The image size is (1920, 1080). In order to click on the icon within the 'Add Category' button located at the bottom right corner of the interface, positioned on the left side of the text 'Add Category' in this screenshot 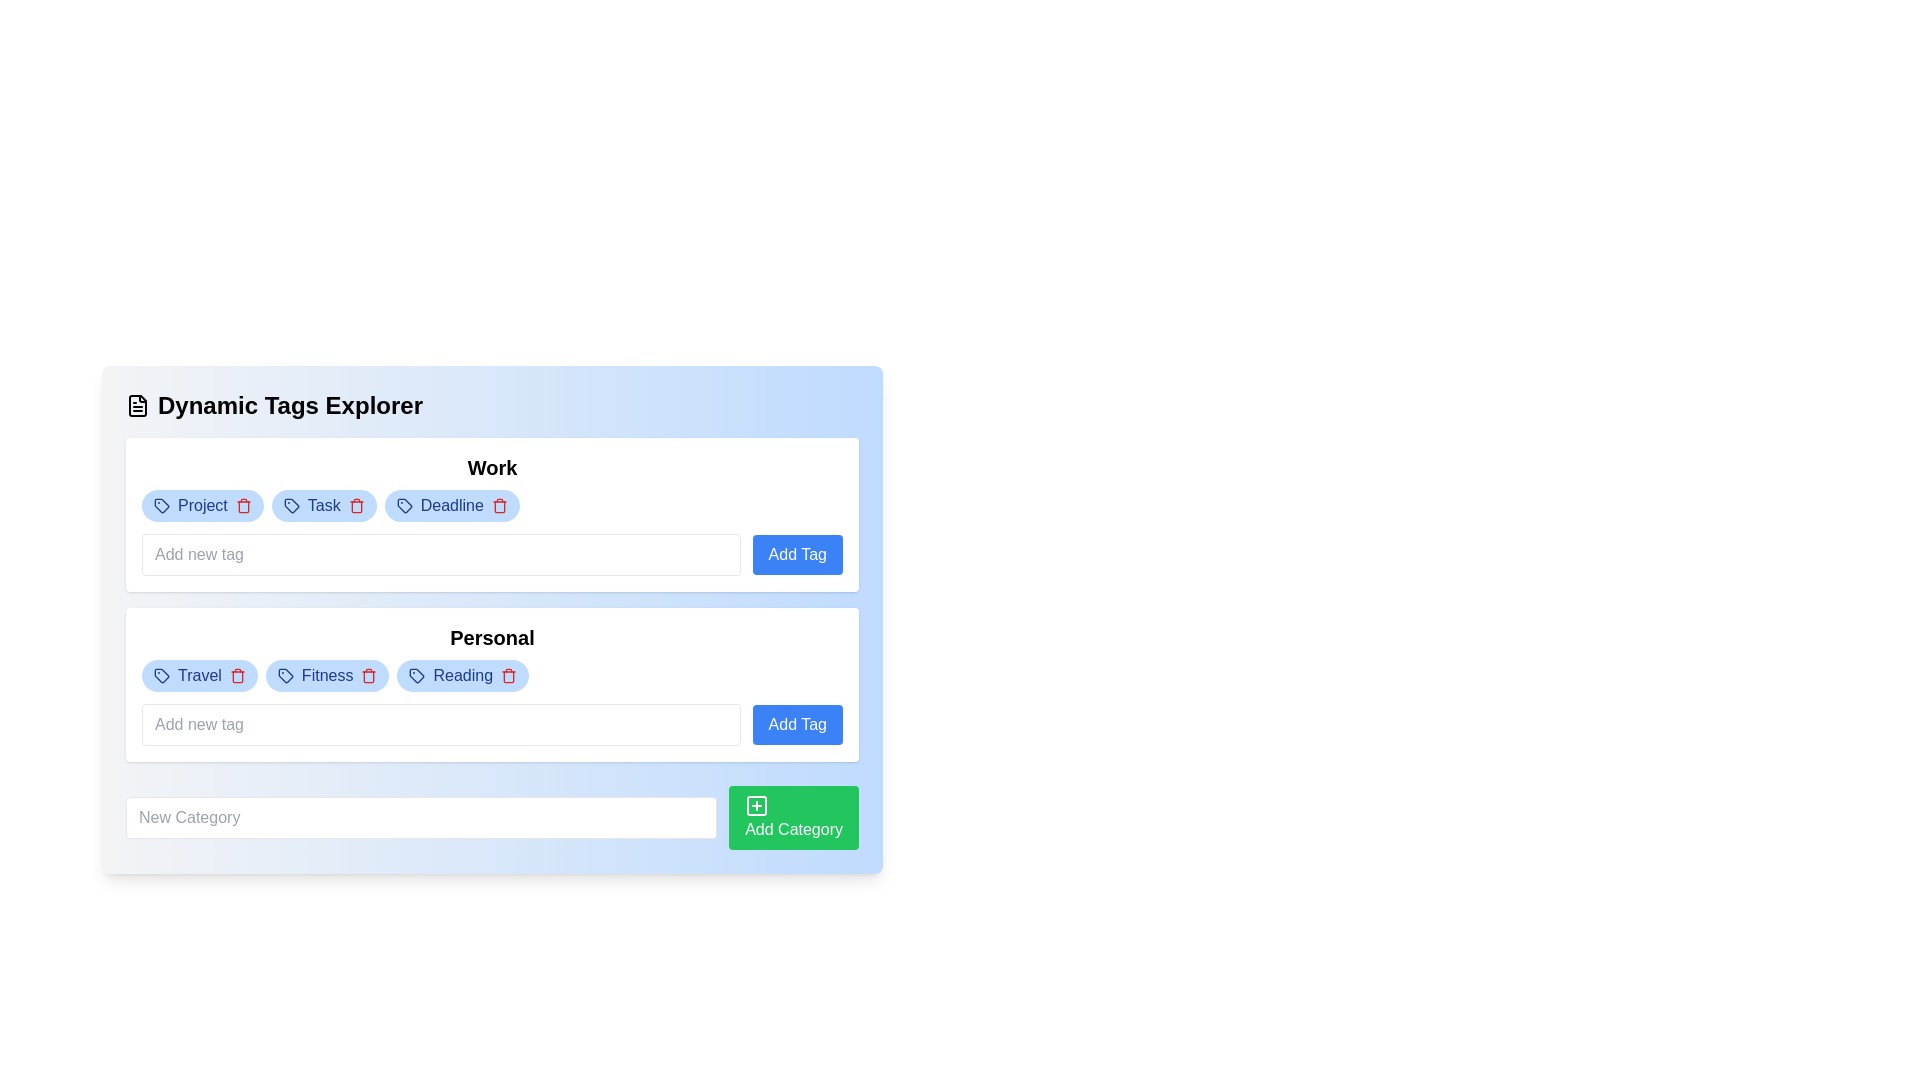, I will do `click(756, 805)`.